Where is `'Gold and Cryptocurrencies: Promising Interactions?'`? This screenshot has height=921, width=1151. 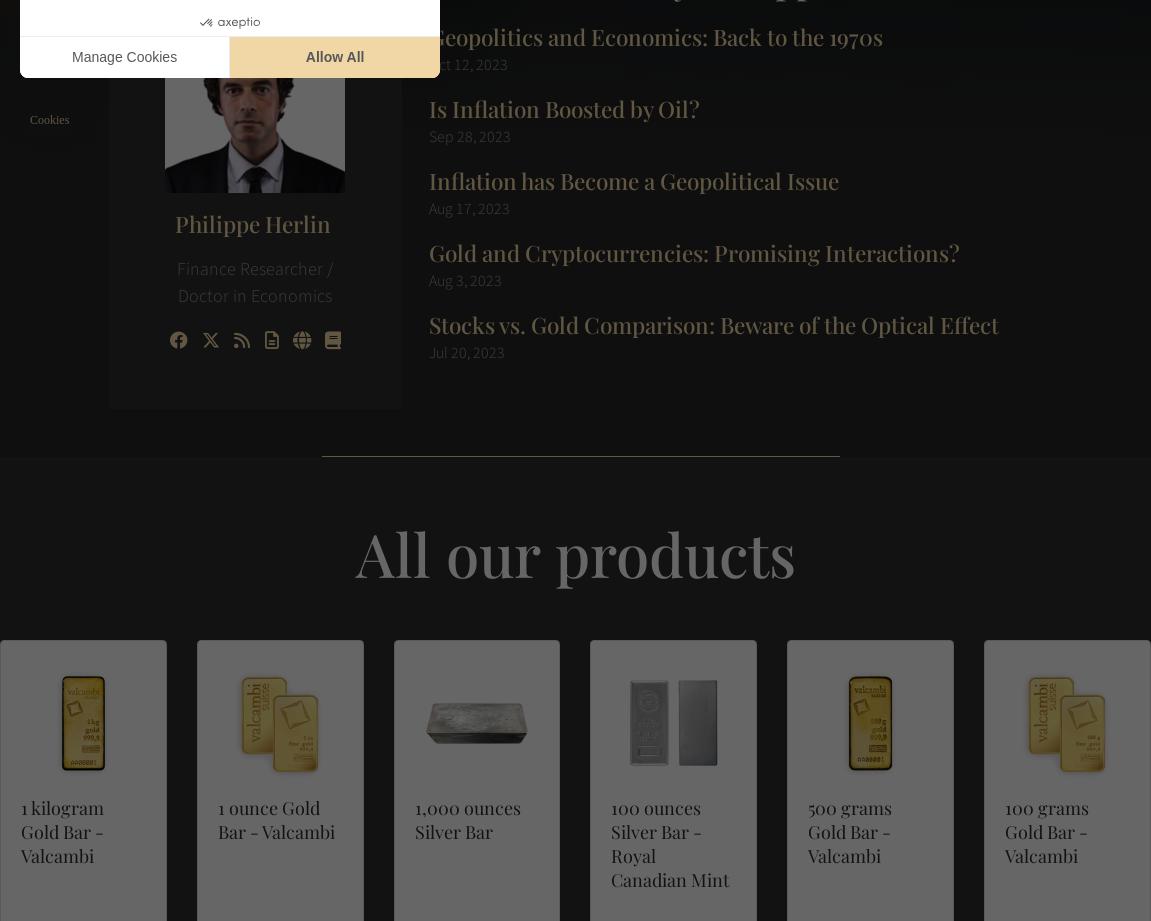 'Gold and Cryptocurrencies: Promising Interactions?' is located at coordinates (427, 250).